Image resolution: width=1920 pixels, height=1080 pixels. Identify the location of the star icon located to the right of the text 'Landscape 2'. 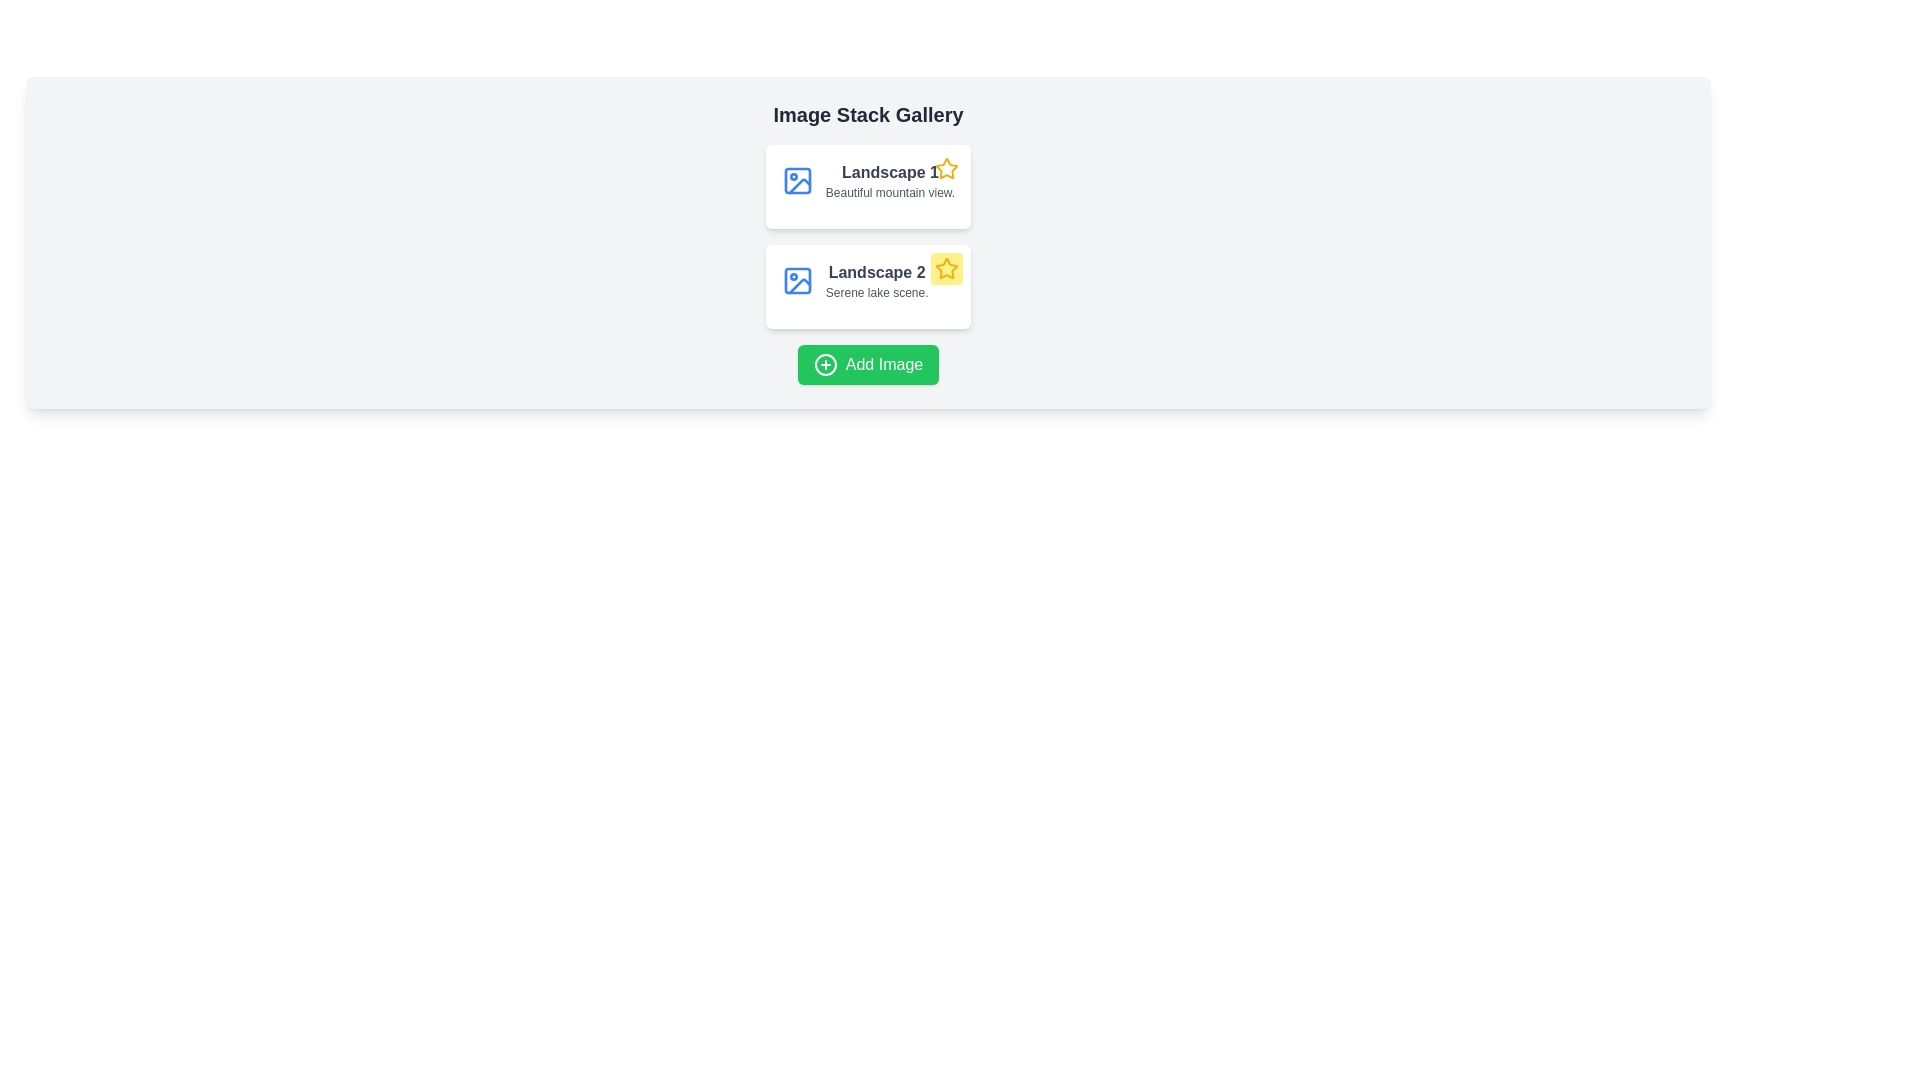
(946, 167).